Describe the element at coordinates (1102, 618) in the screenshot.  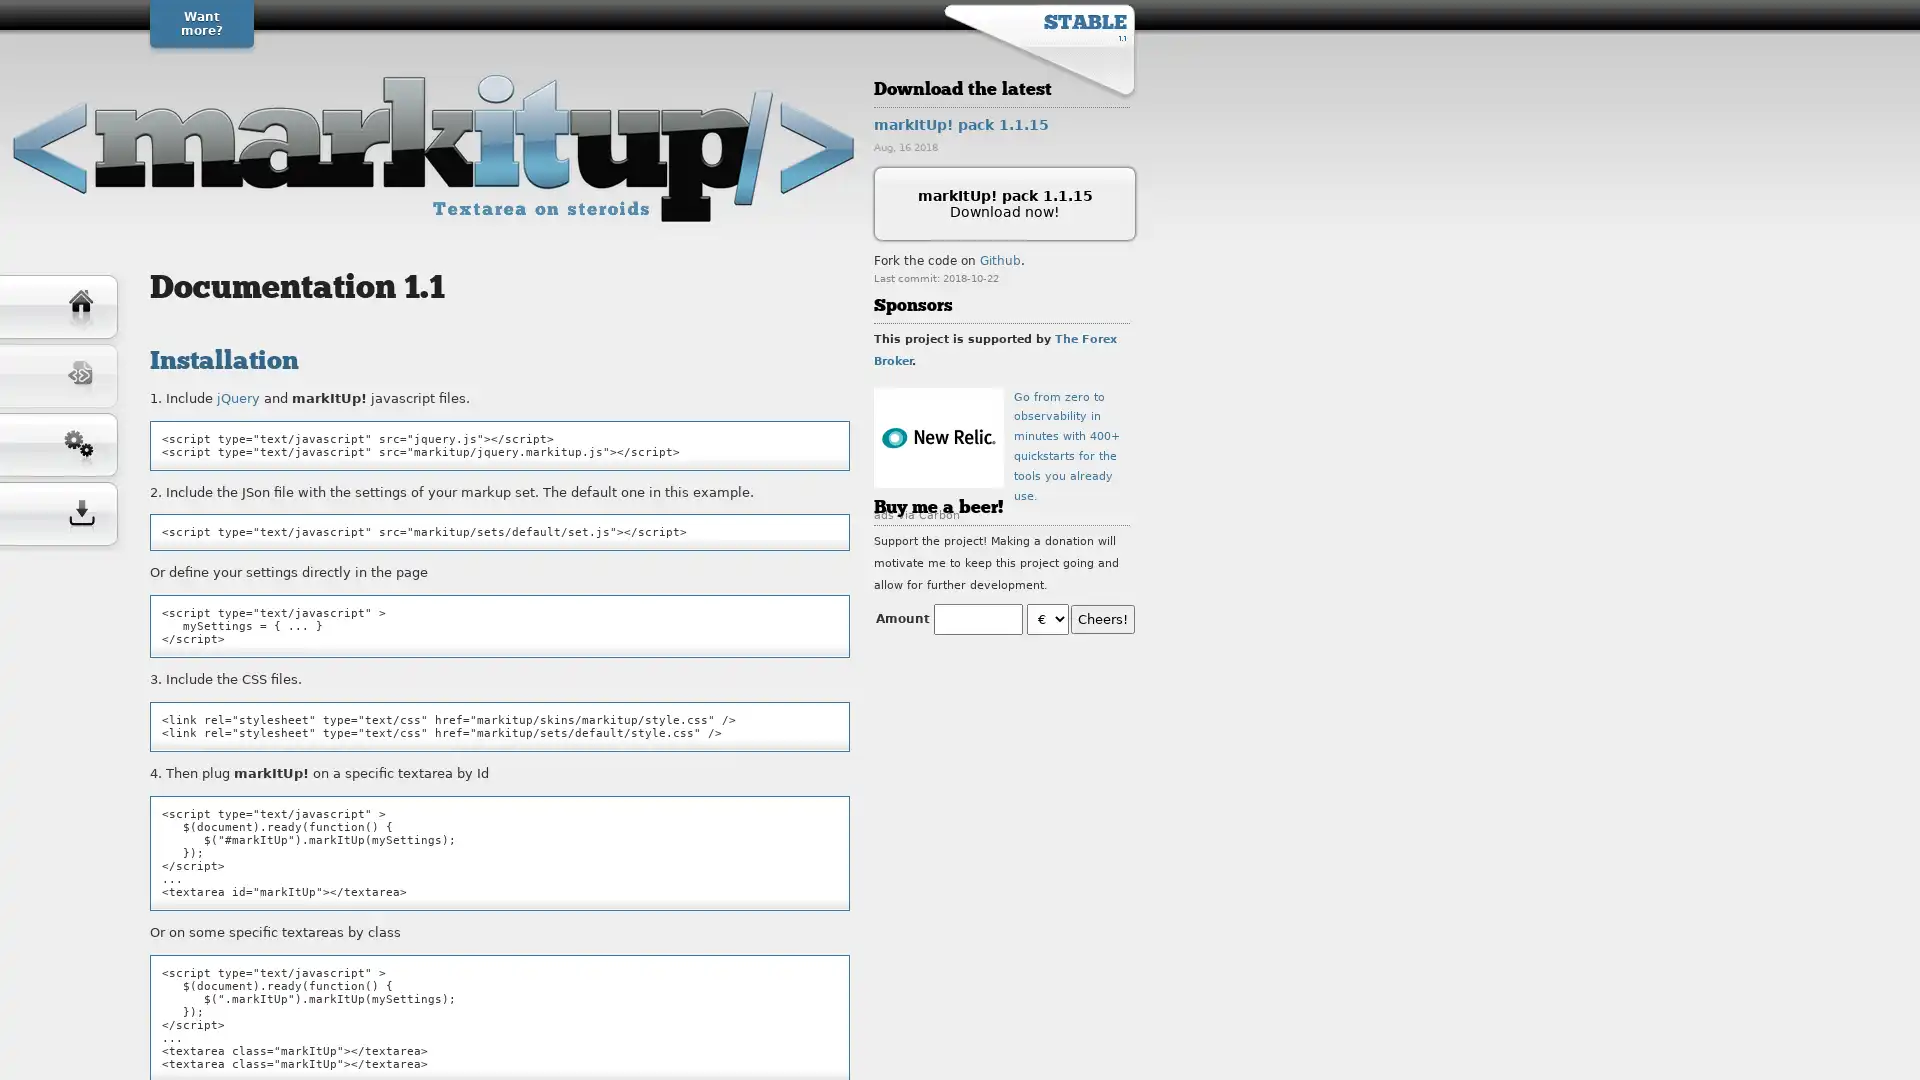
I see `Cheers!` at that location.